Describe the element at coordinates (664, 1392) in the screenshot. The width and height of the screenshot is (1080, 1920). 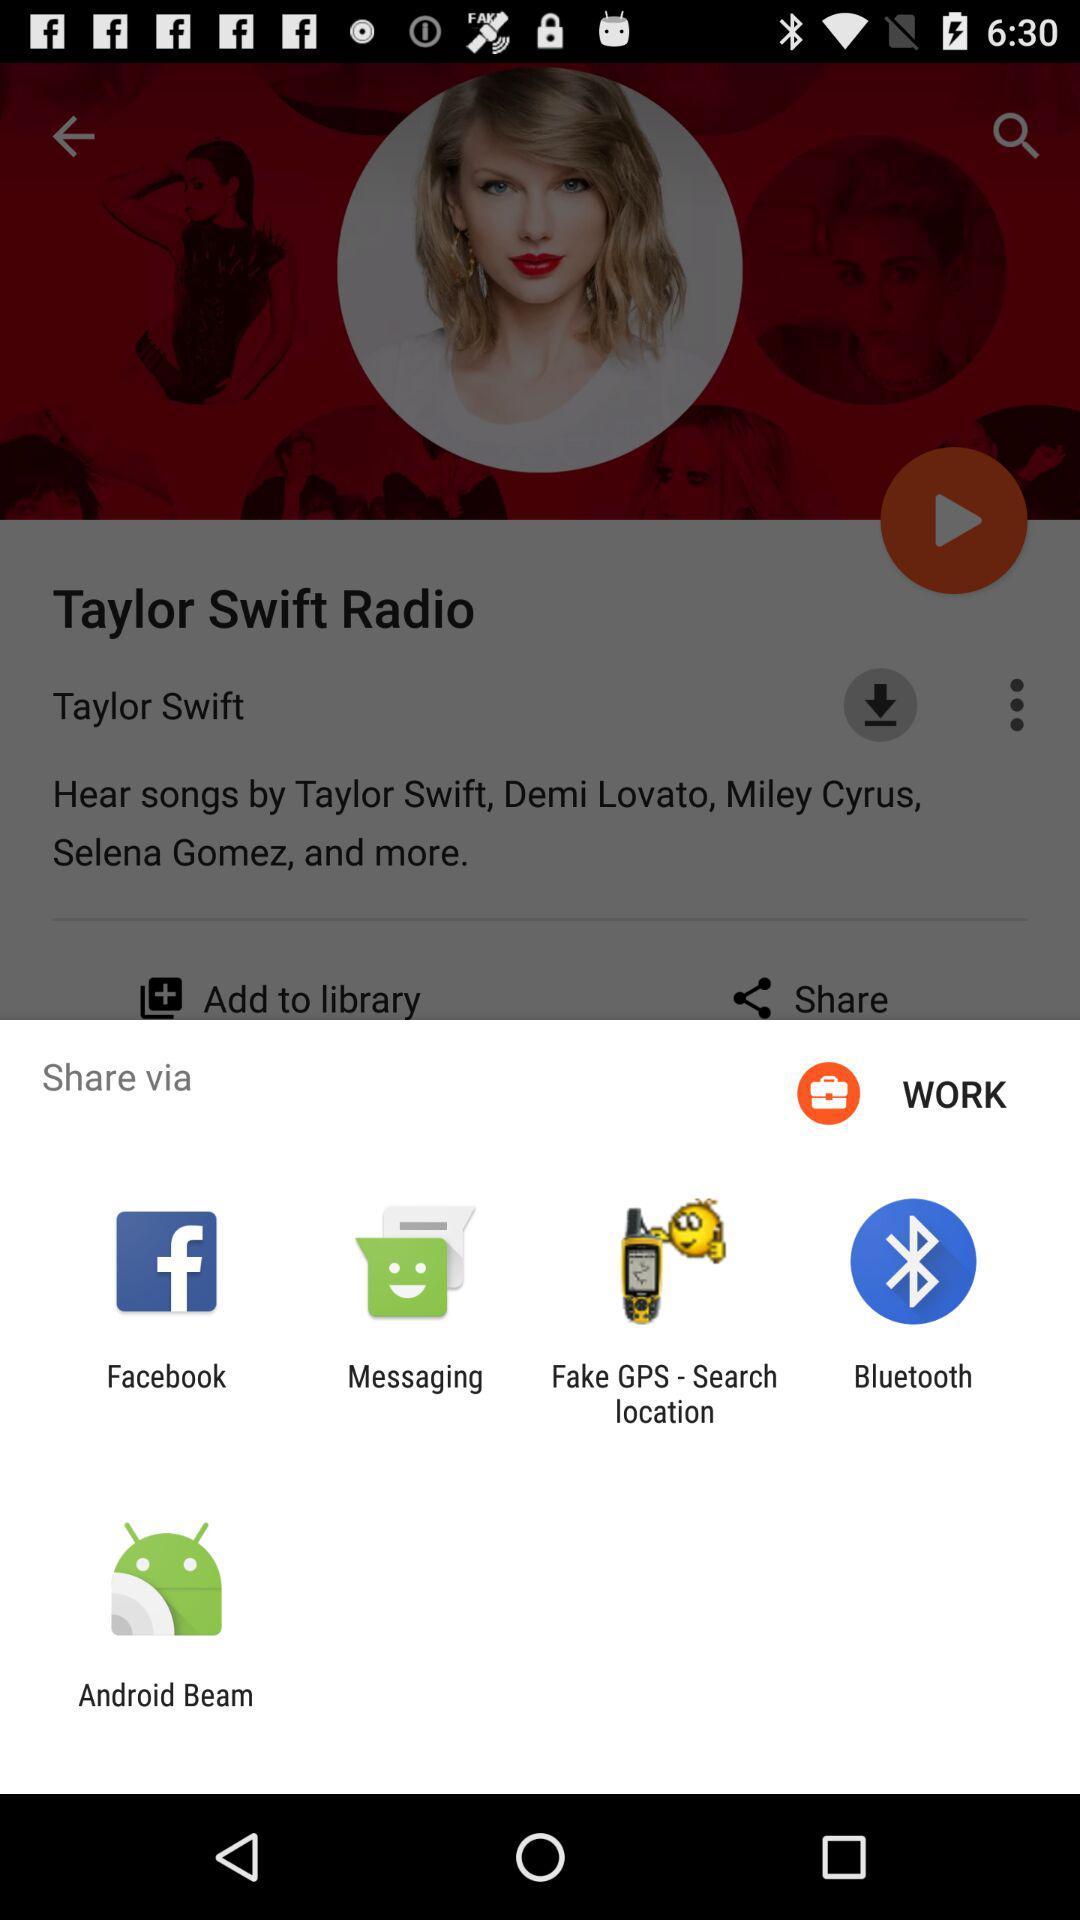
I see `the item to the right of the messaging app` at that location.